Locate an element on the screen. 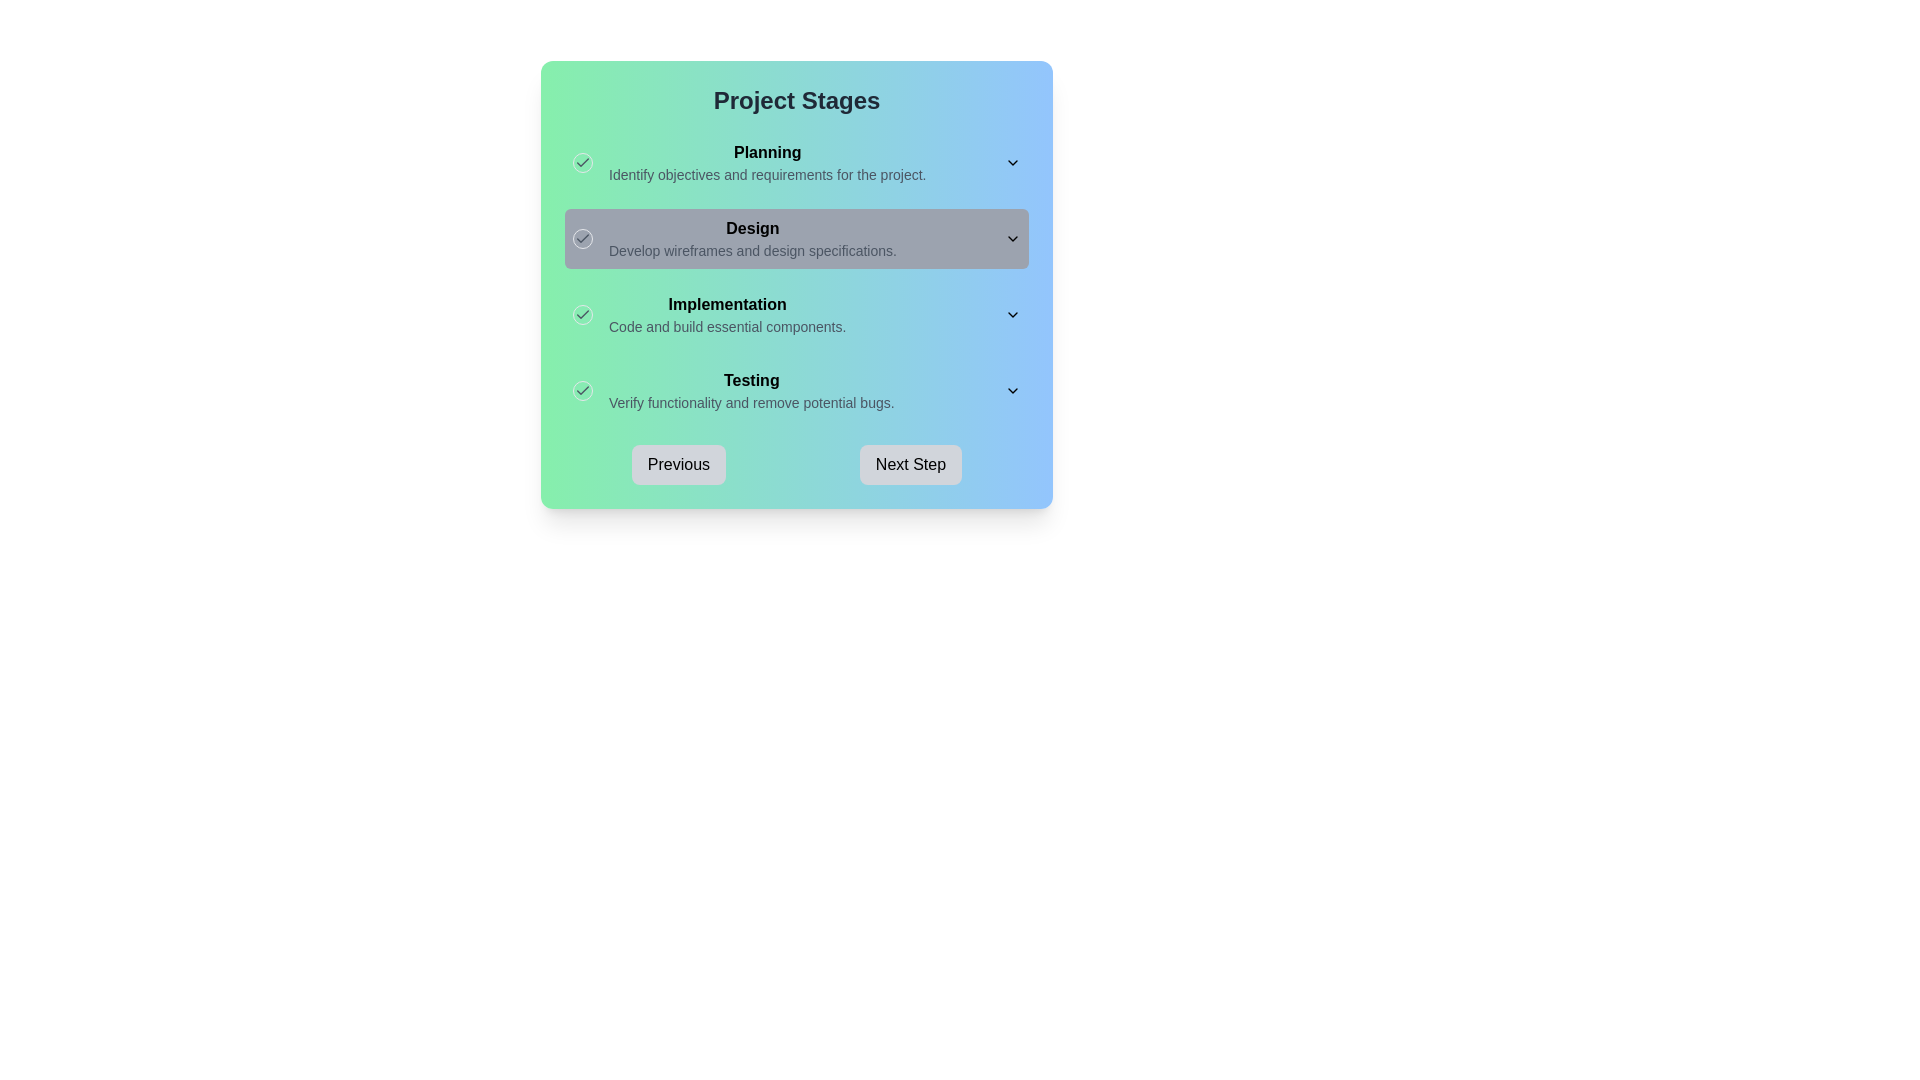 This screenshot has height=1080, width=1920. the descriptive text label located below the bold 'Design' heading in the Design section of the Project Stages workflow interface is located at coordinates (752, 249).